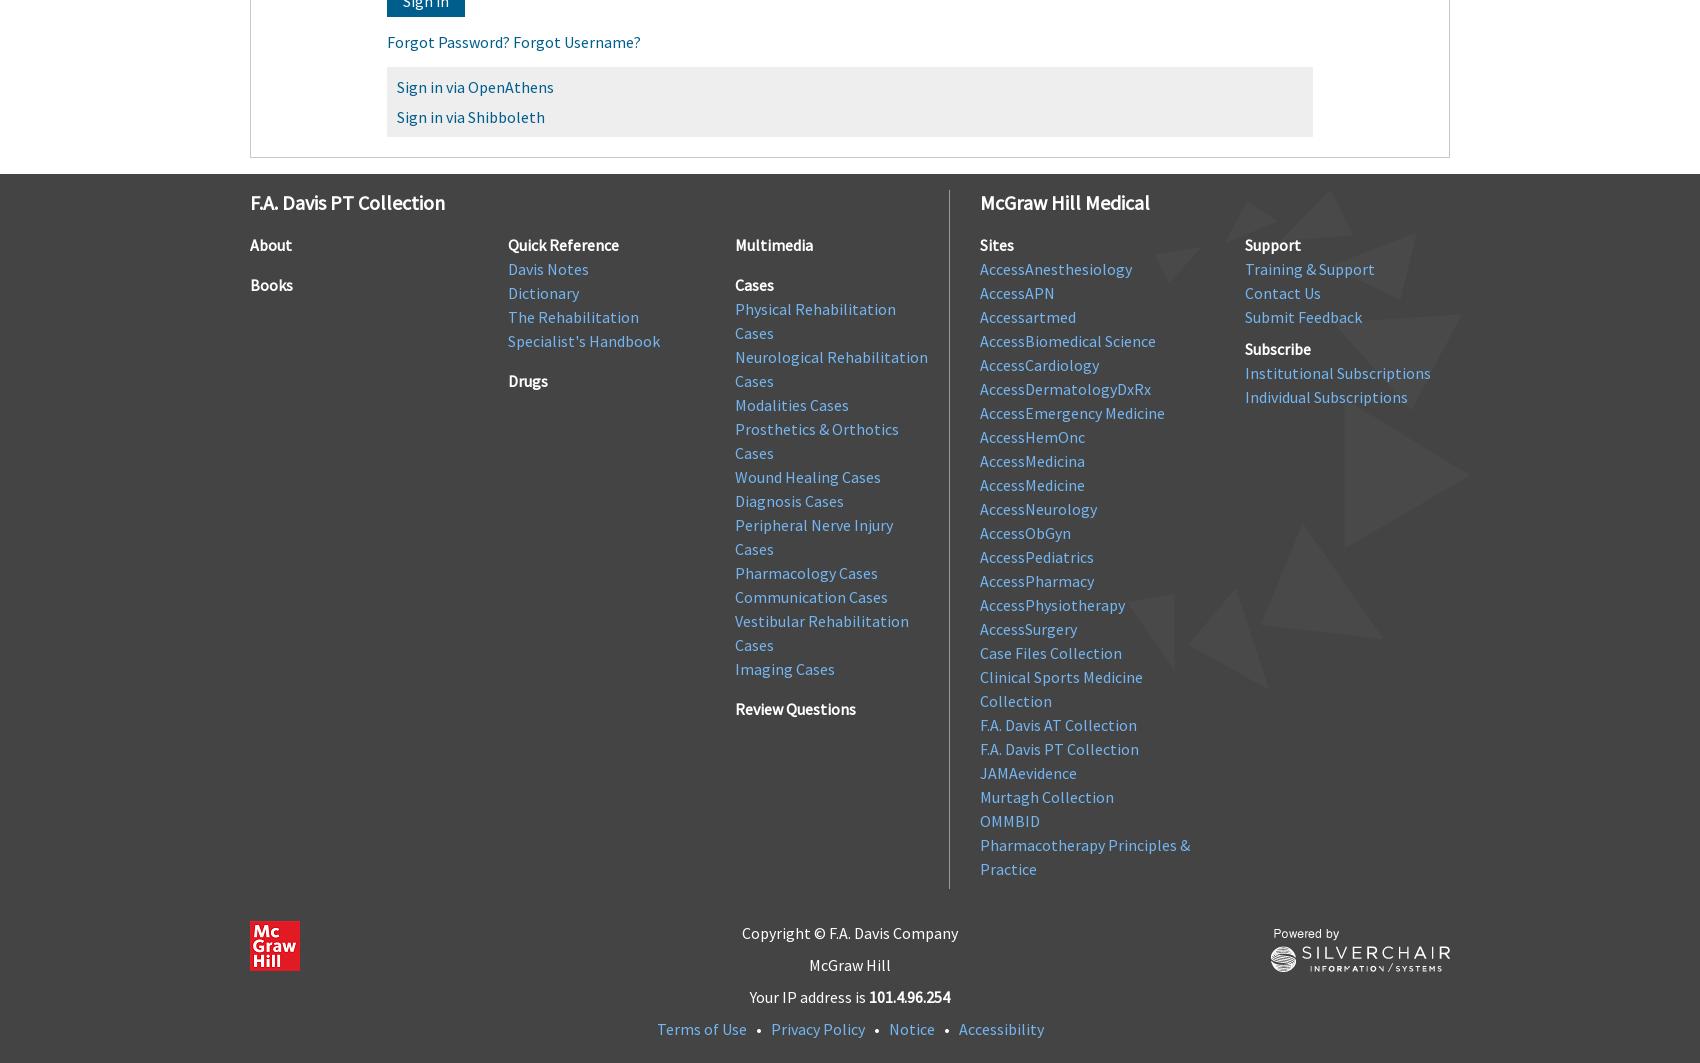  What do you see at coordinates (979, 818) in the screenshot?
I see `'OMMBID'` at bounding box center [979, 818].